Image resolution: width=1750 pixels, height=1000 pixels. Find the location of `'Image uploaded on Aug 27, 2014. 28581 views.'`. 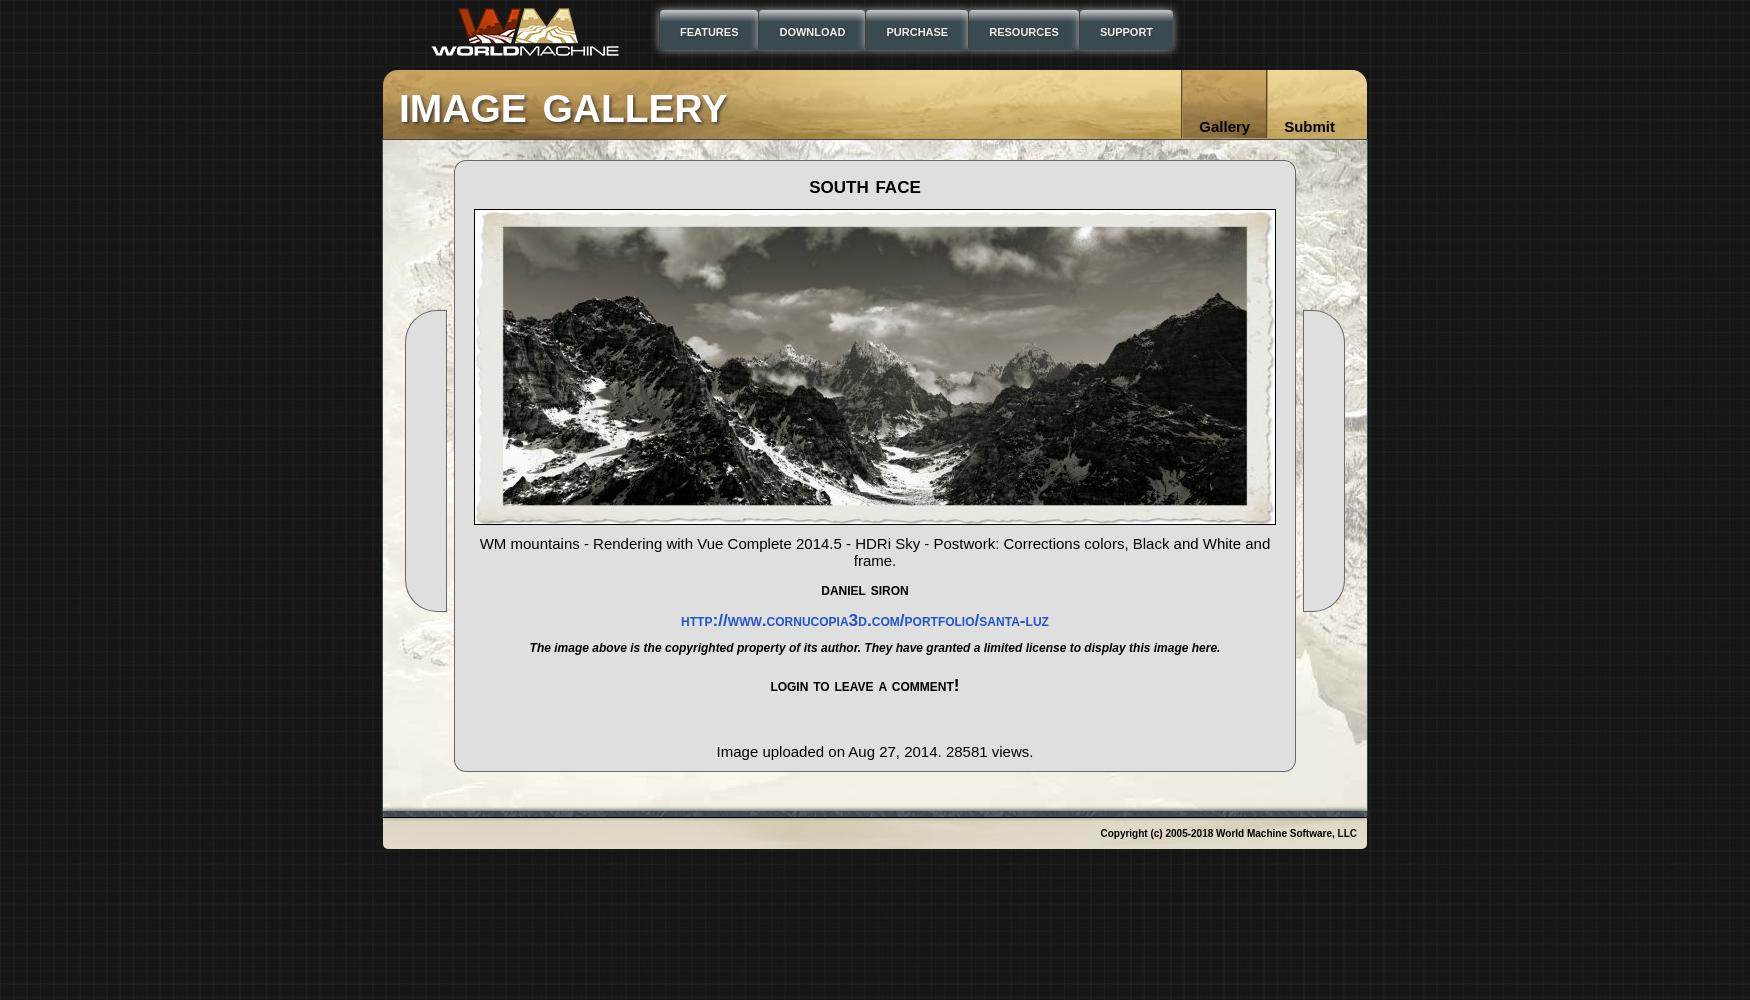

'Image uploaded on Aug 27, 2014. 28581 views.' is located at coordinates (874, 751).